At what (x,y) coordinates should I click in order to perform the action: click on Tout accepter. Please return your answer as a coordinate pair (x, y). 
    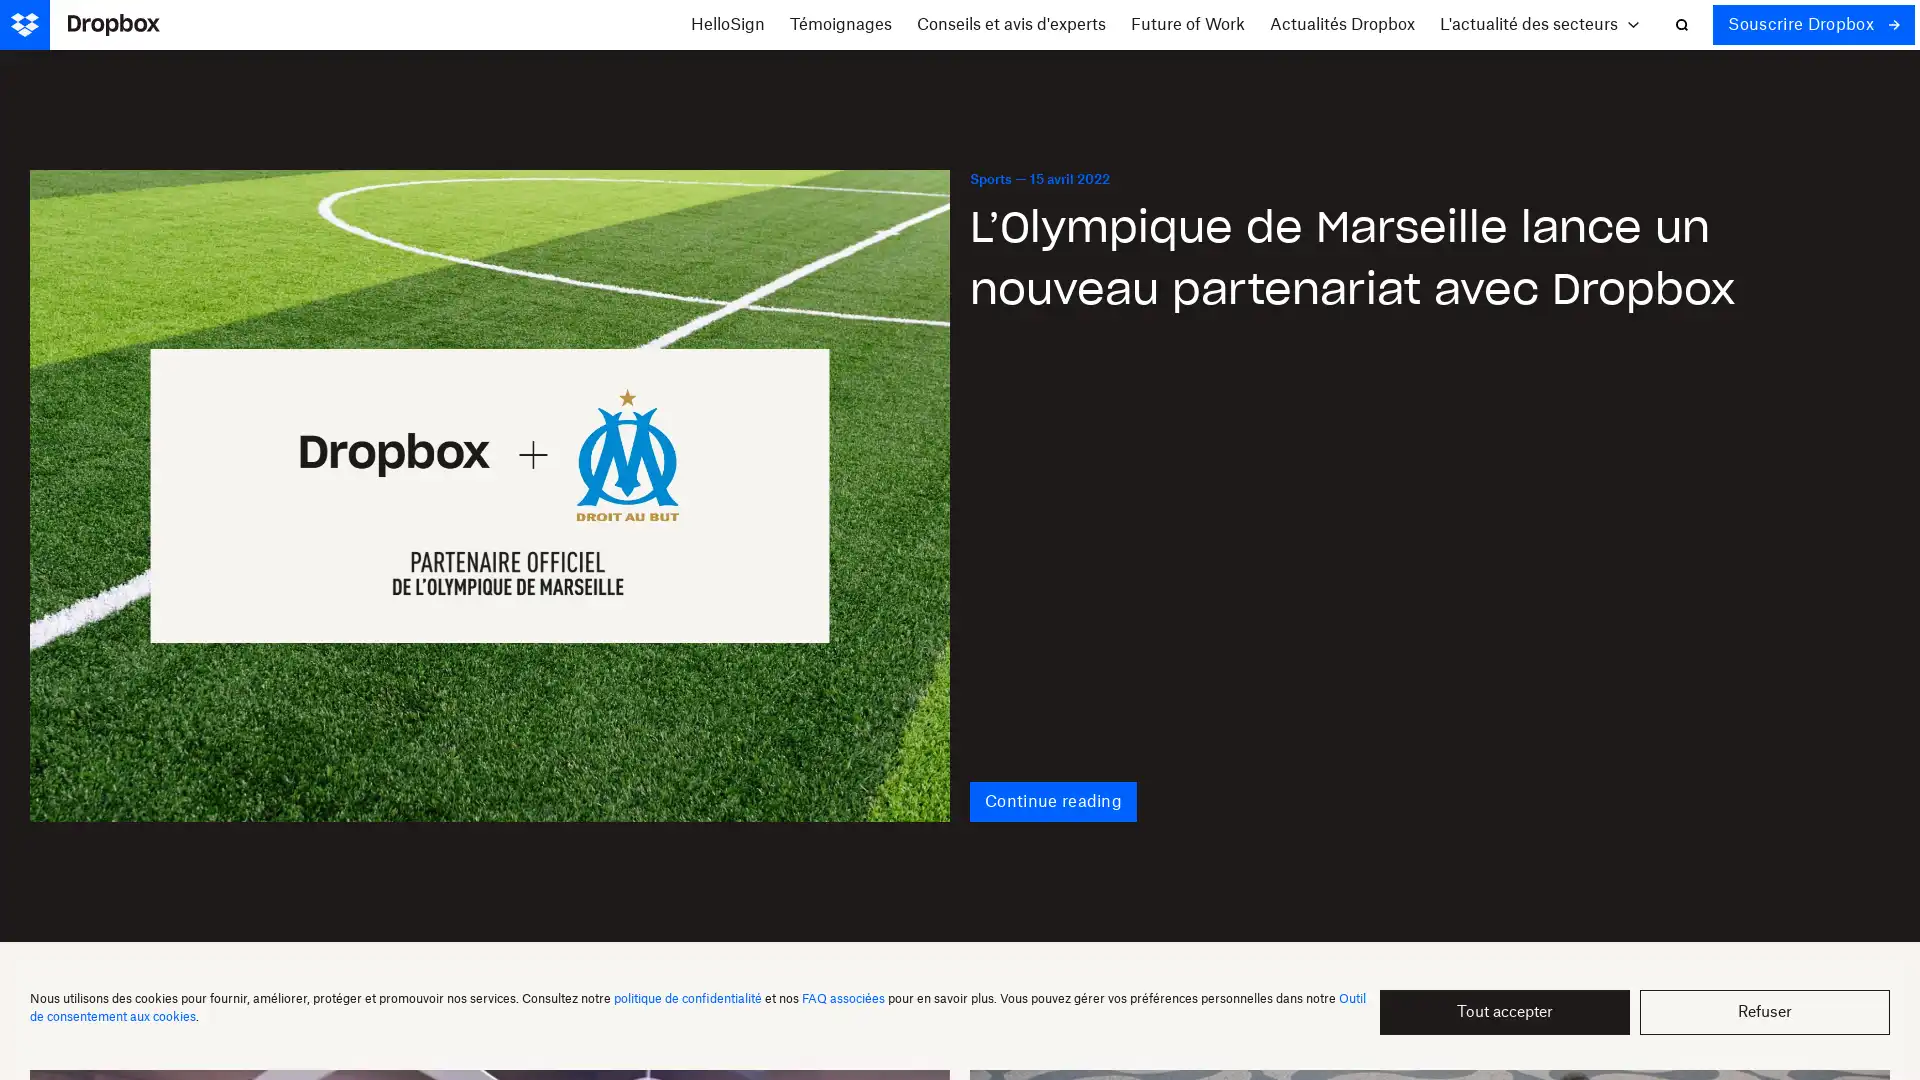
    Looking at the image, I should click on (1505, 1012).